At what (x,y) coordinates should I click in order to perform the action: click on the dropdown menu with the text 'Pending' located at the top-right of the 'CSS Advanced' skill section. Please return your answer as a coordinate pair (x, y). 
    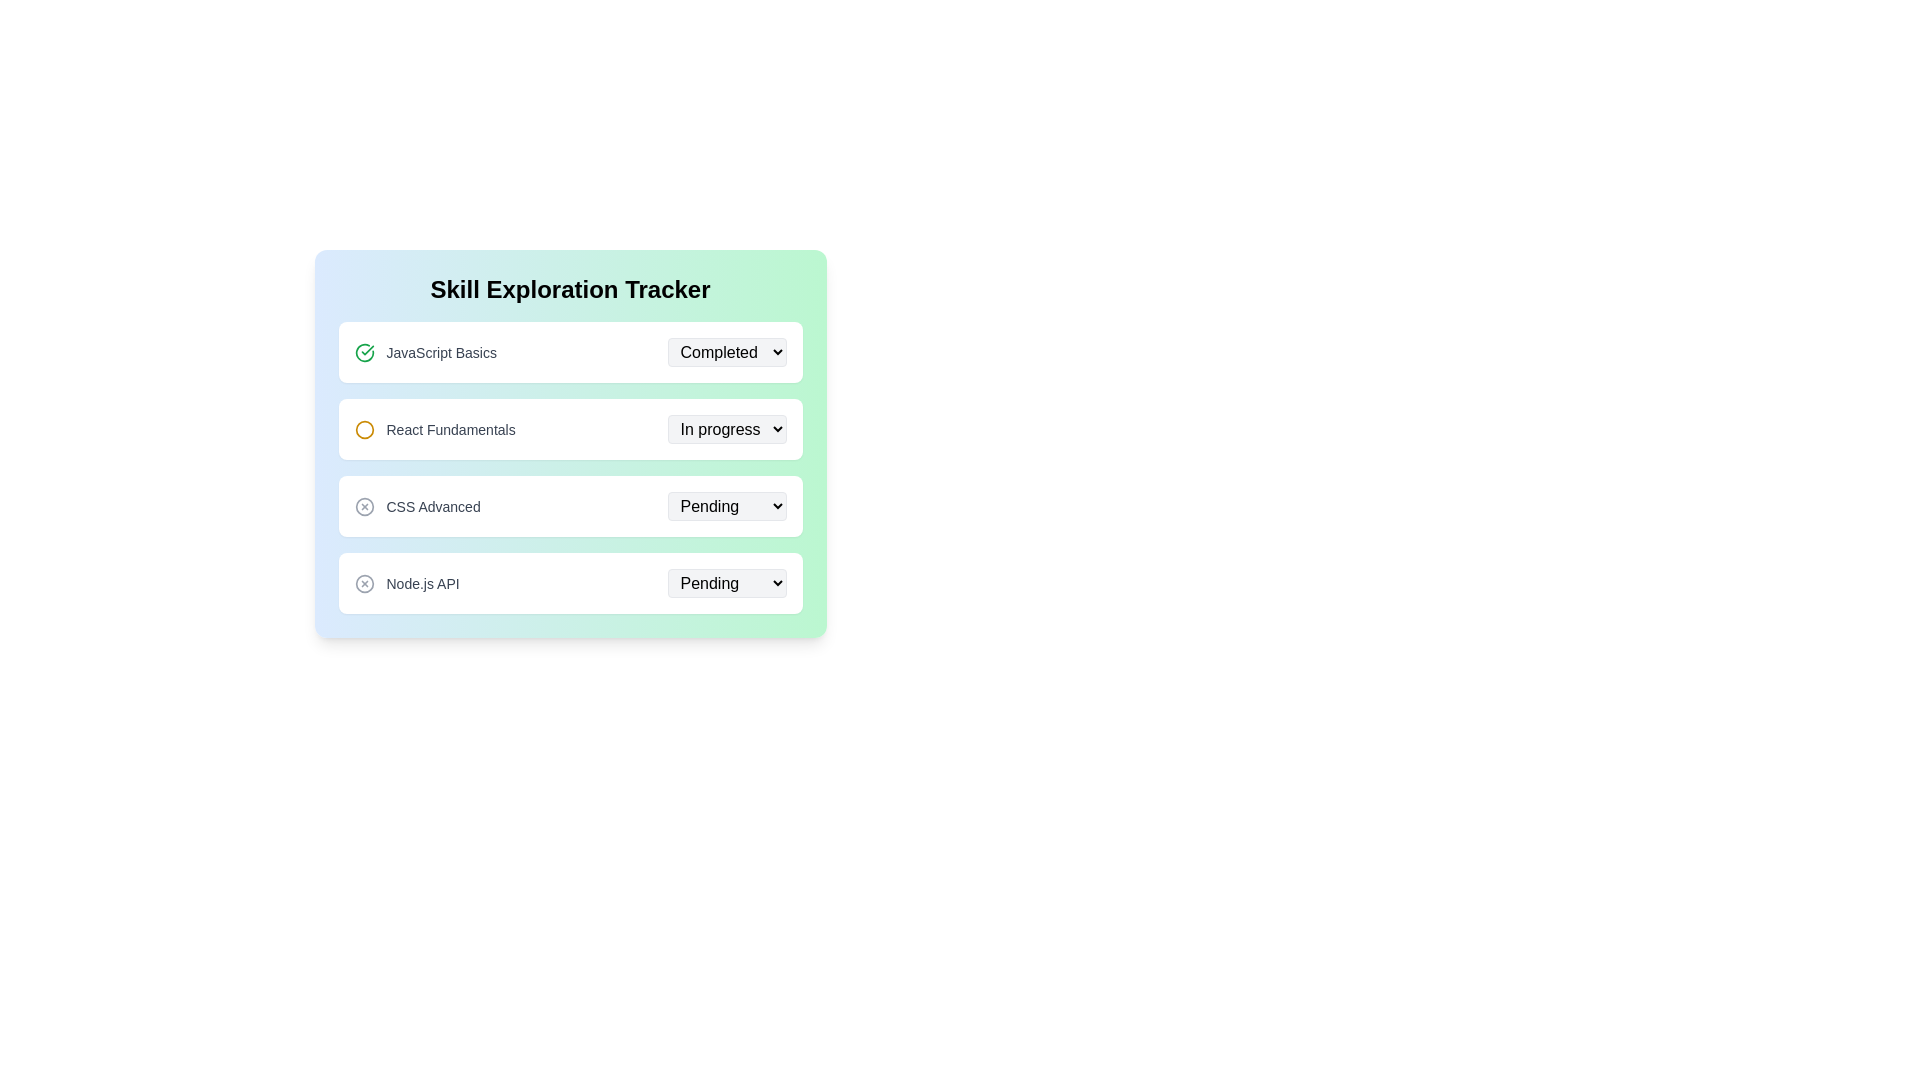
    Looking at the image, I should click on (725, 505).